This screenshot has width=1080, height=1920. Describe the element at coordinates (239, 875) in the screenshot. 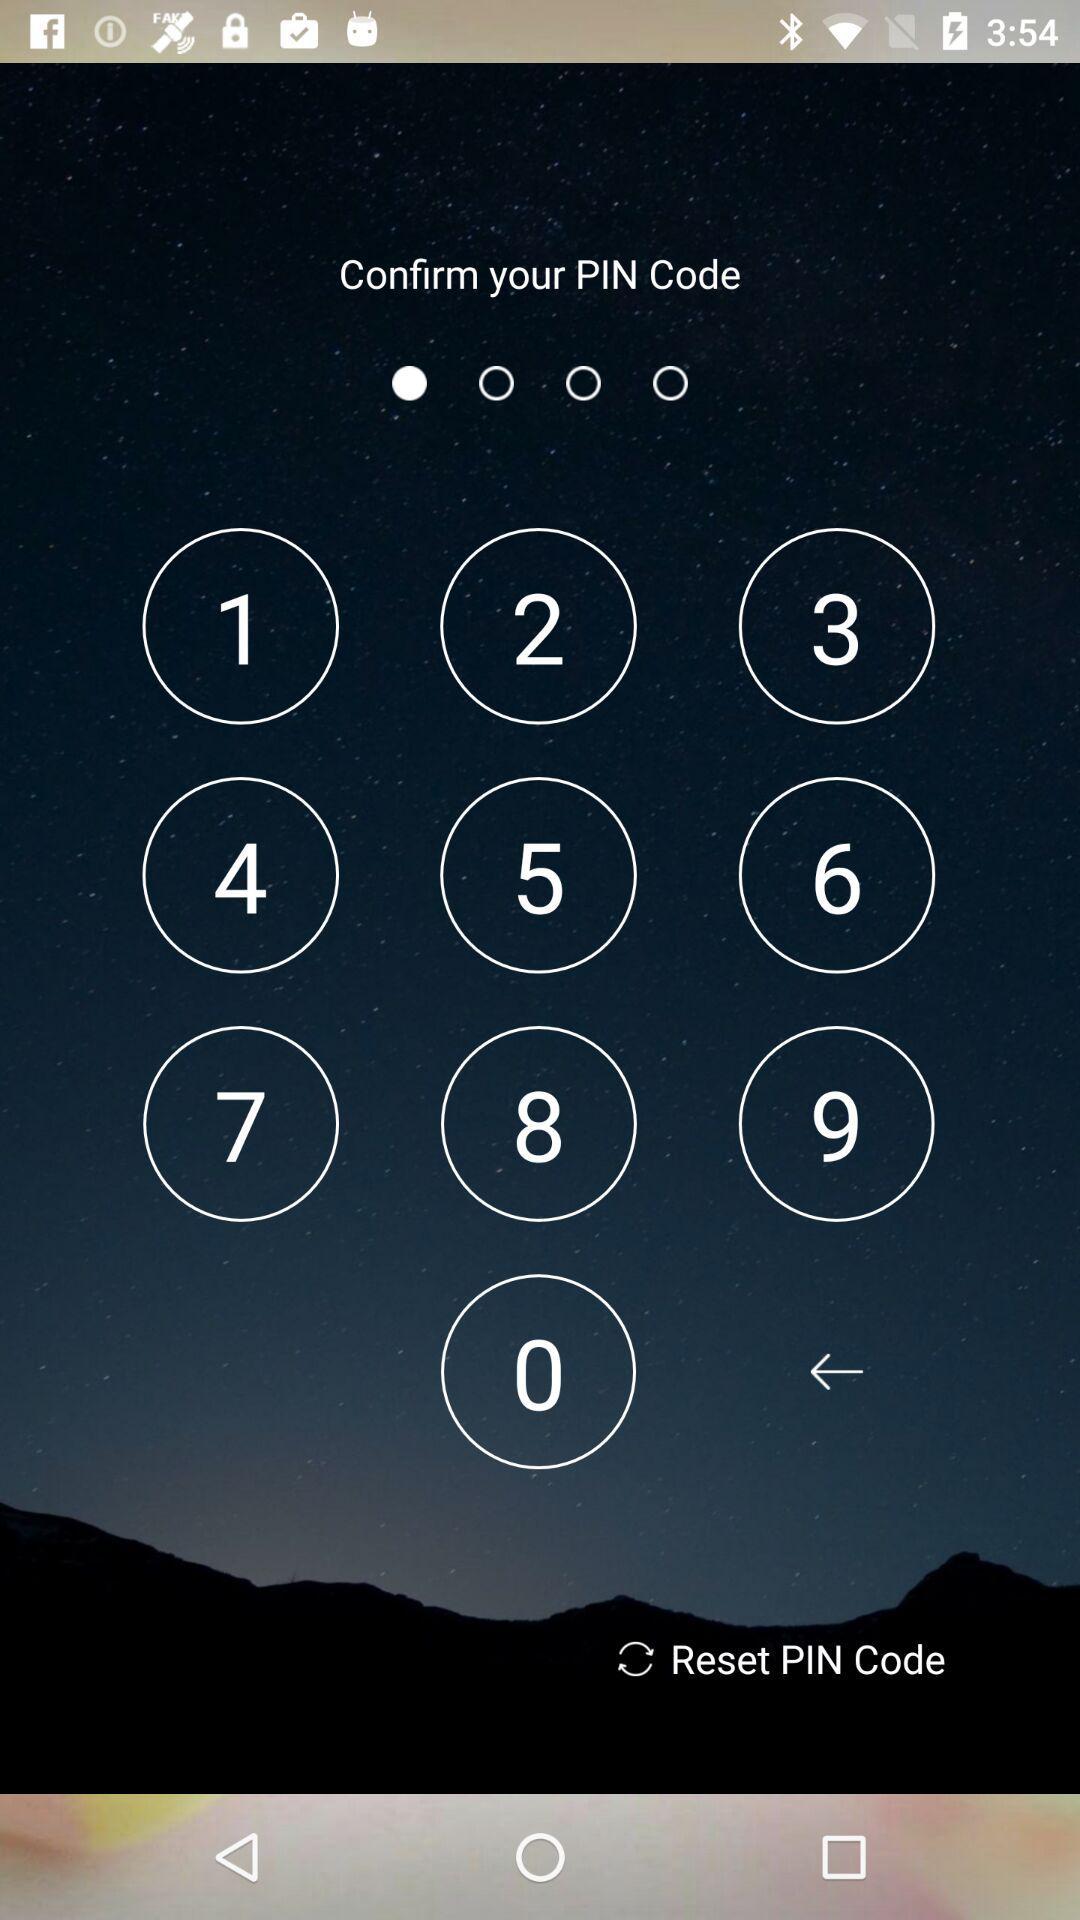

I see `the 4 item` at that location.